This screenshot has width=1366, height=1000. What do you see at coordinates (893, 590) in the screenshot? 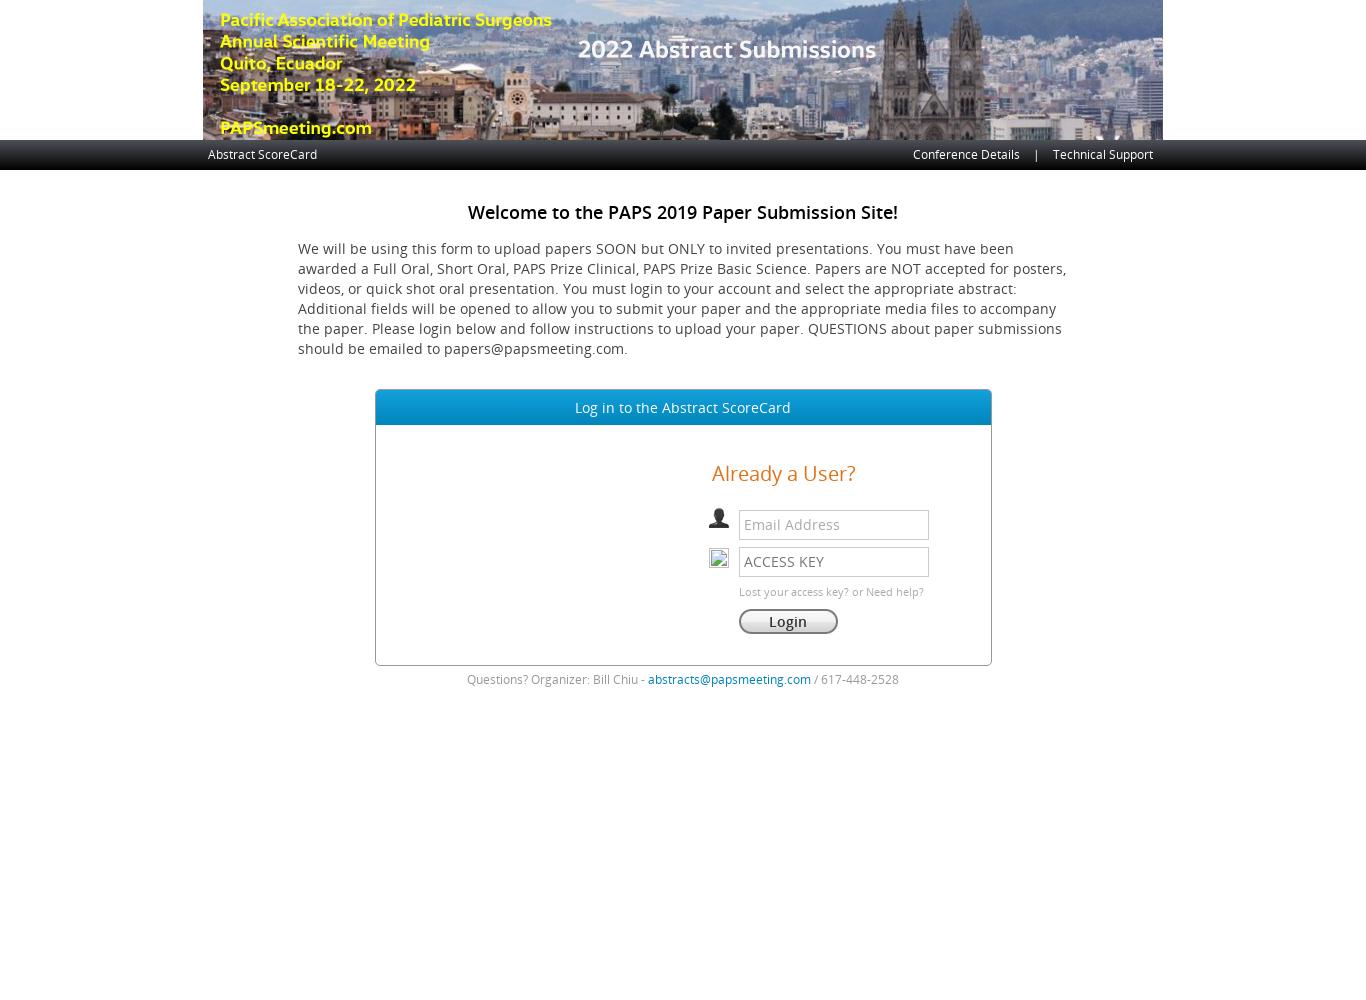
I see `'Need help?'` at bounding box center [893, 590].